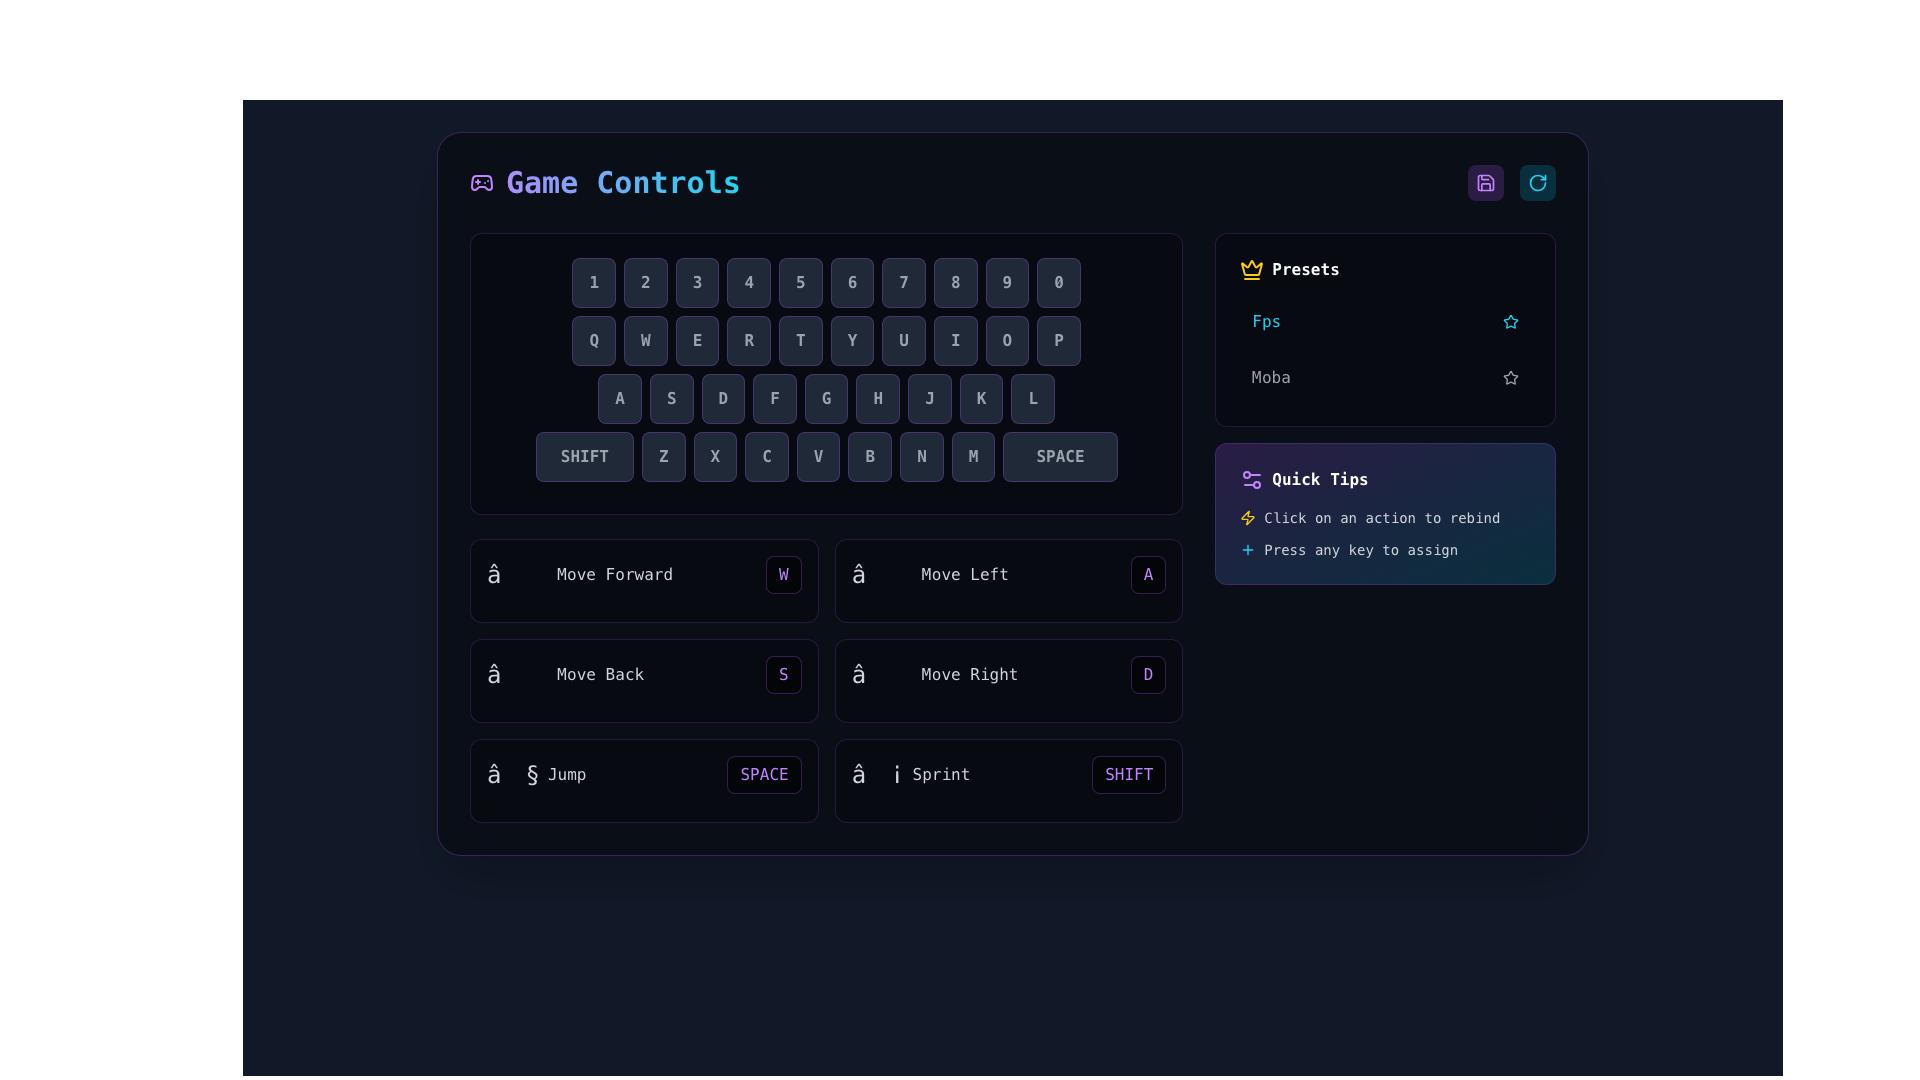 This screenshot has width=1920, height=1080. I want to click on the 'Fps' configuration preset button located, so click(1384, 320).